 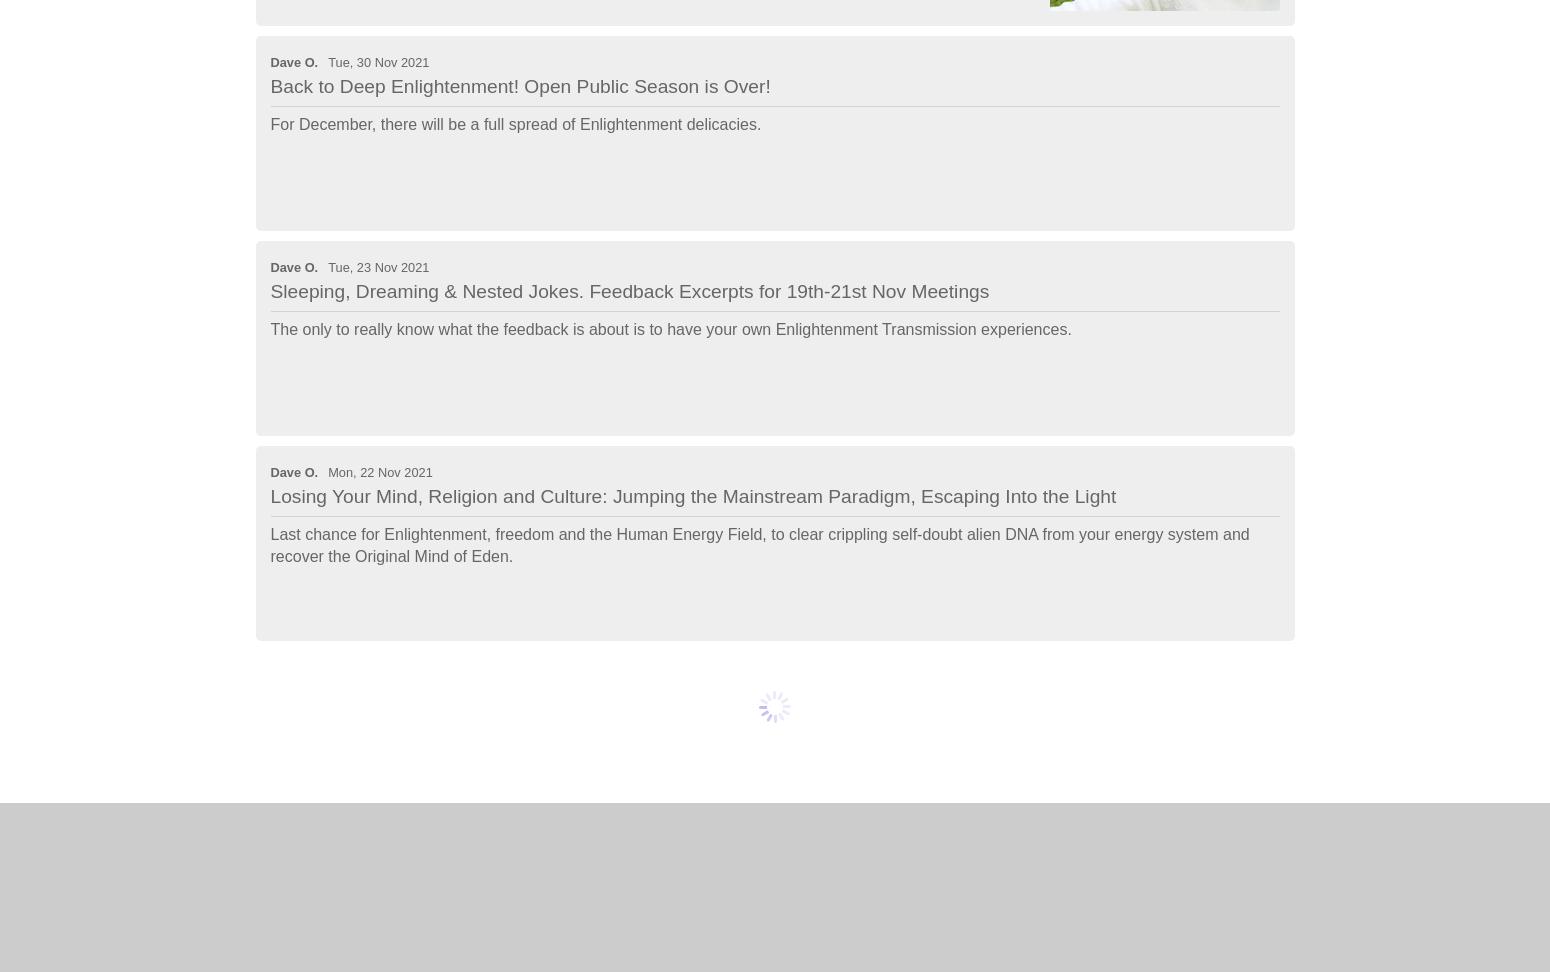 I want to click on 'Tue, 23 Nov 2021', so click(x=377, y=267).